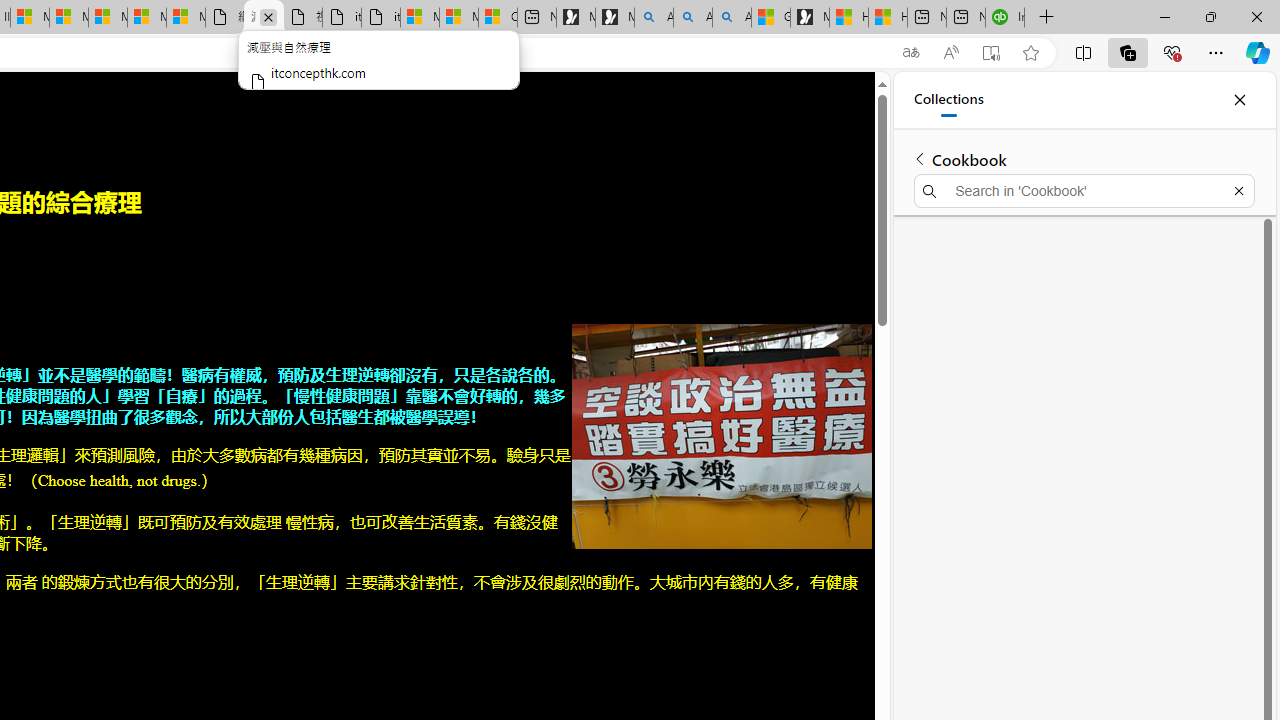  I want to click on 'Exit search', so click(1238, 191).